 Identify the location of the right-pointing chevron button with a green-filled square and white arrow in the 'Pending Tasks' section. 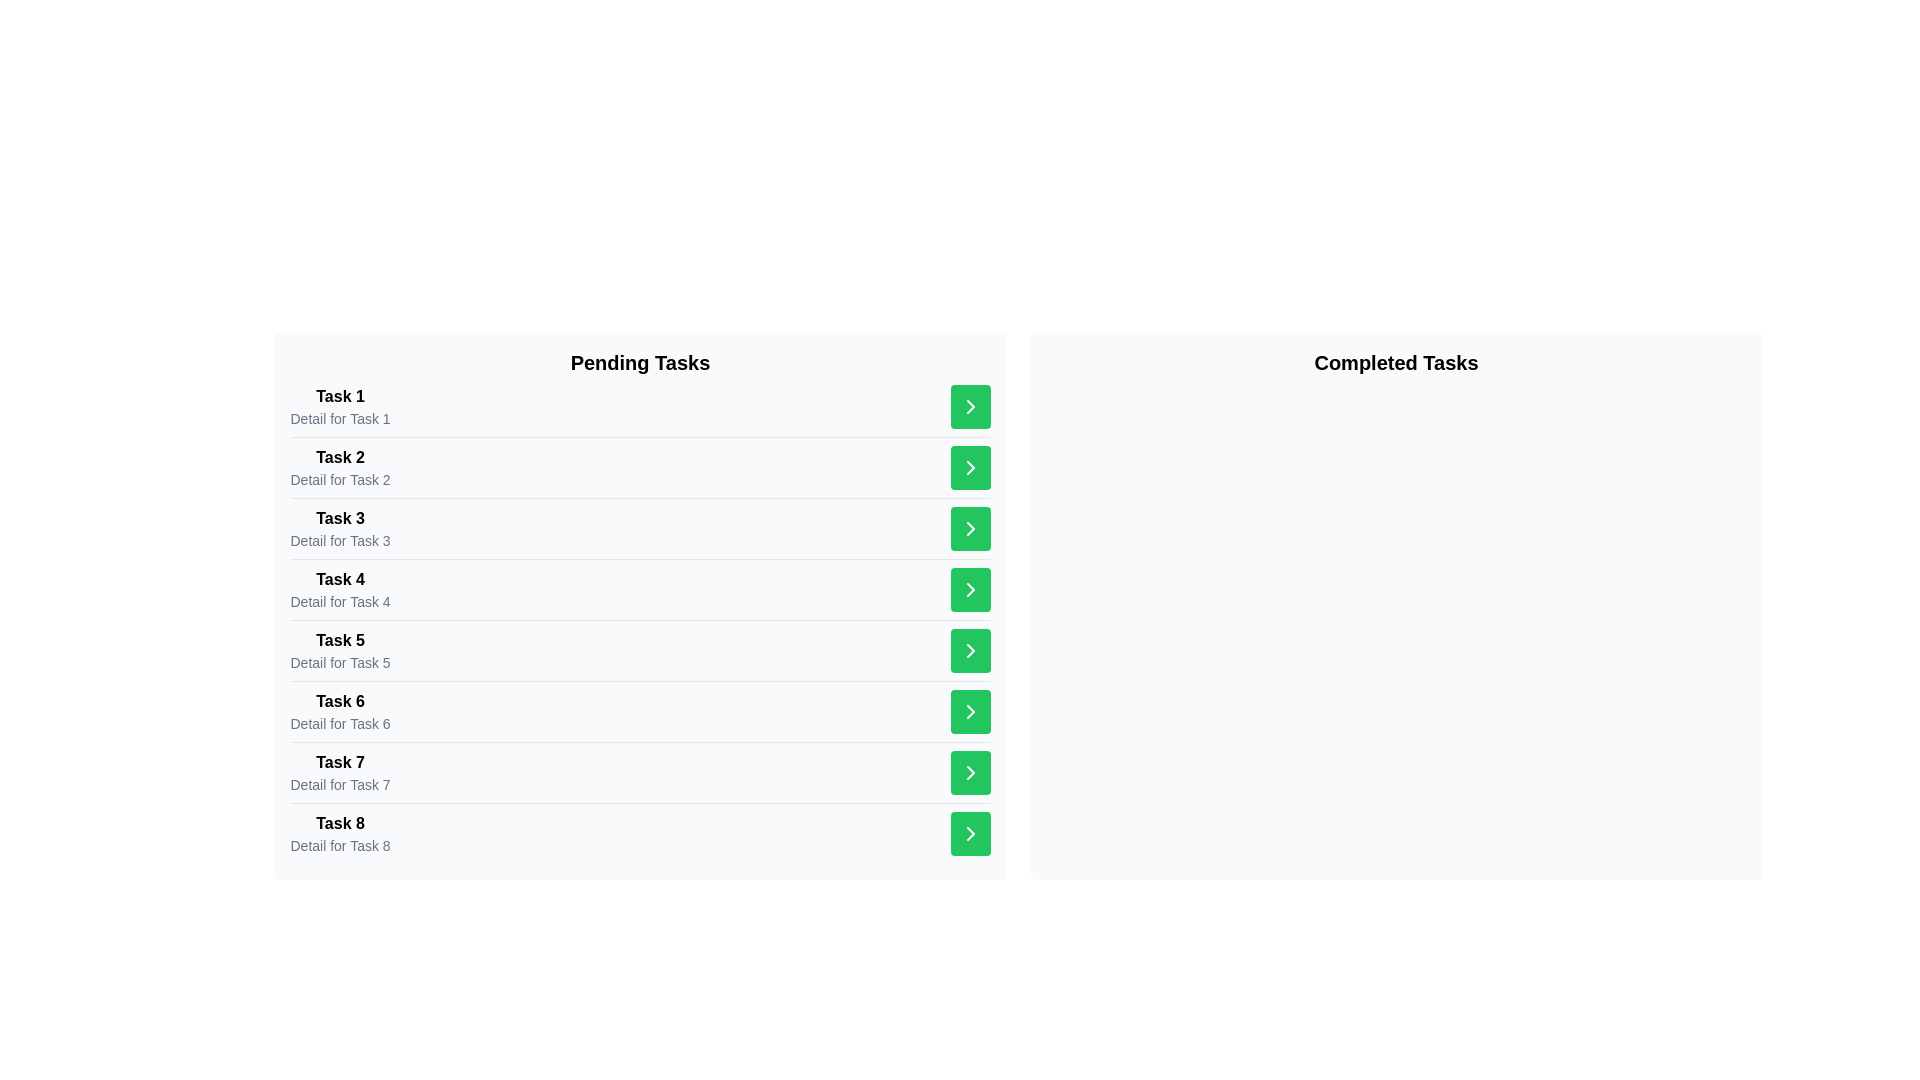
(970, 406).